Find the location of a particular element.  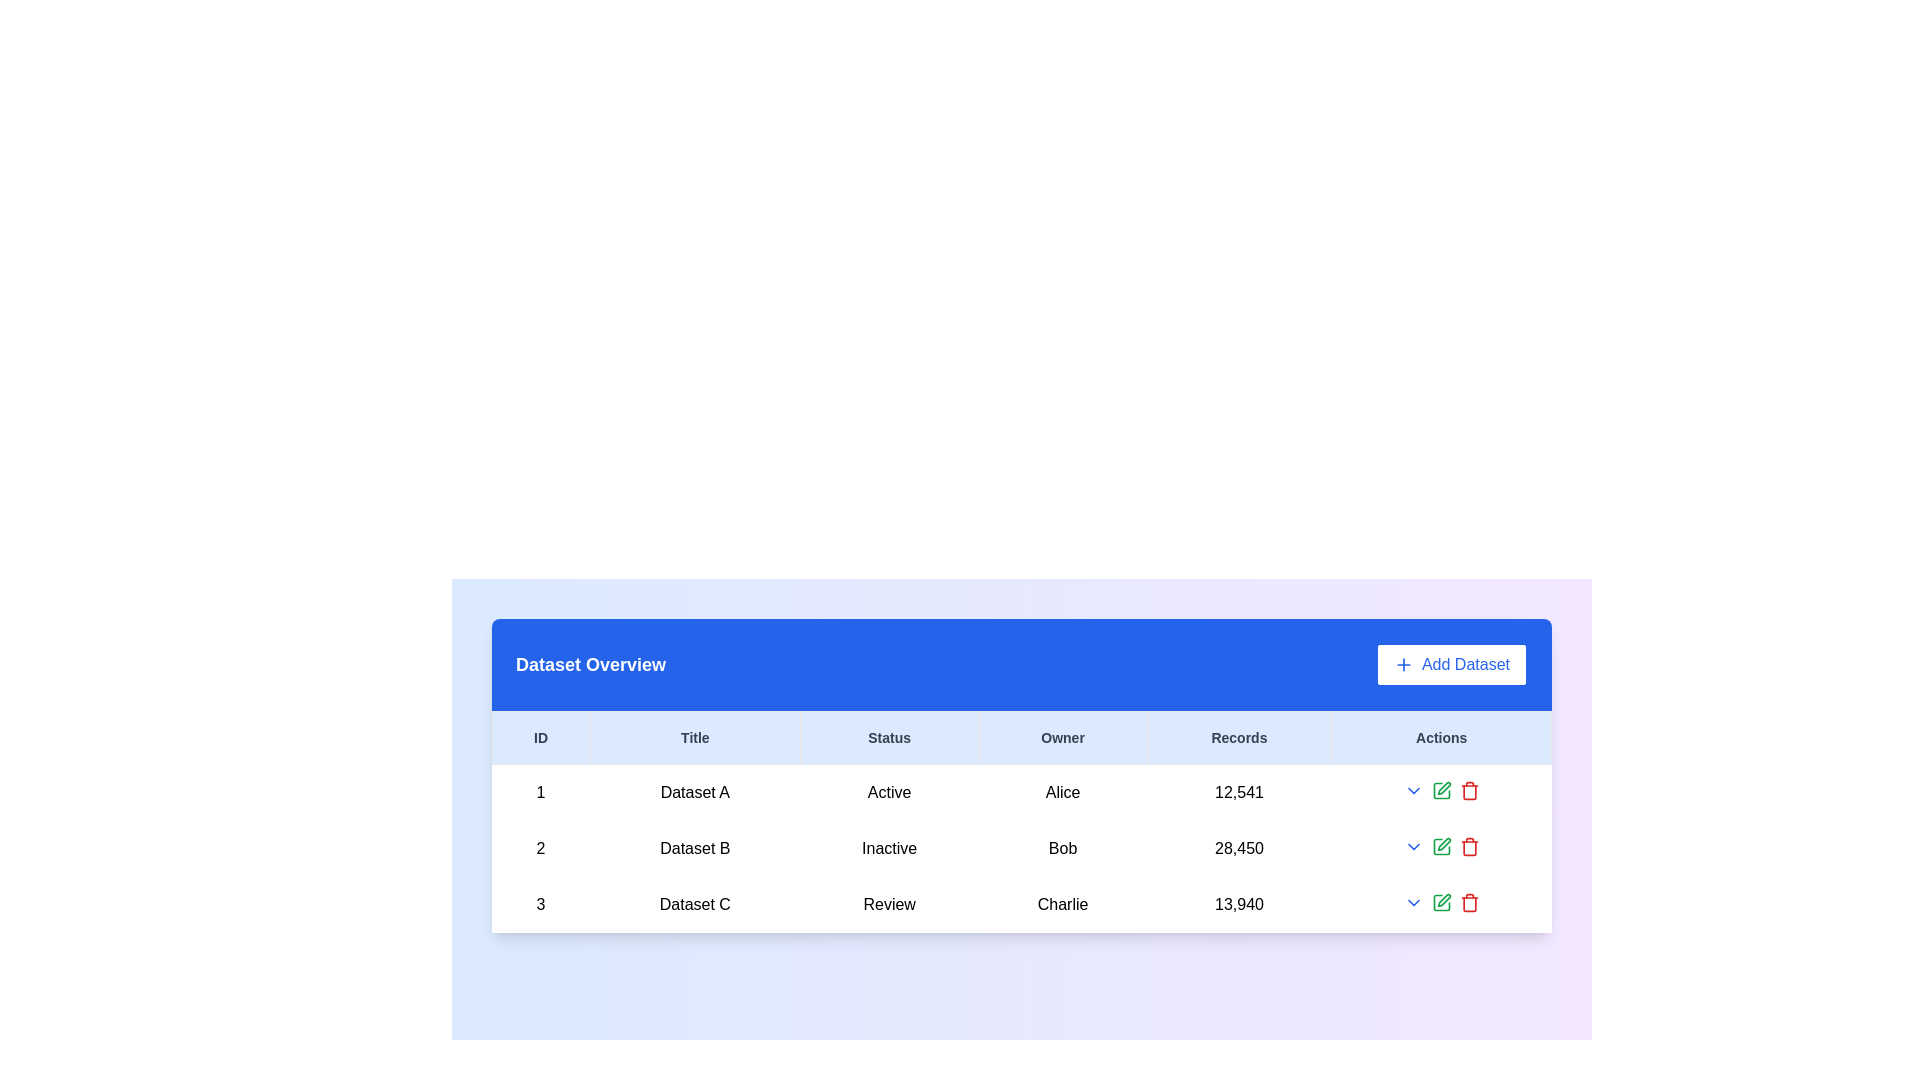

the trash can icon located under the 'Actions' column in the data table for 'Dataset C' is located at coordinates (1469, 789).